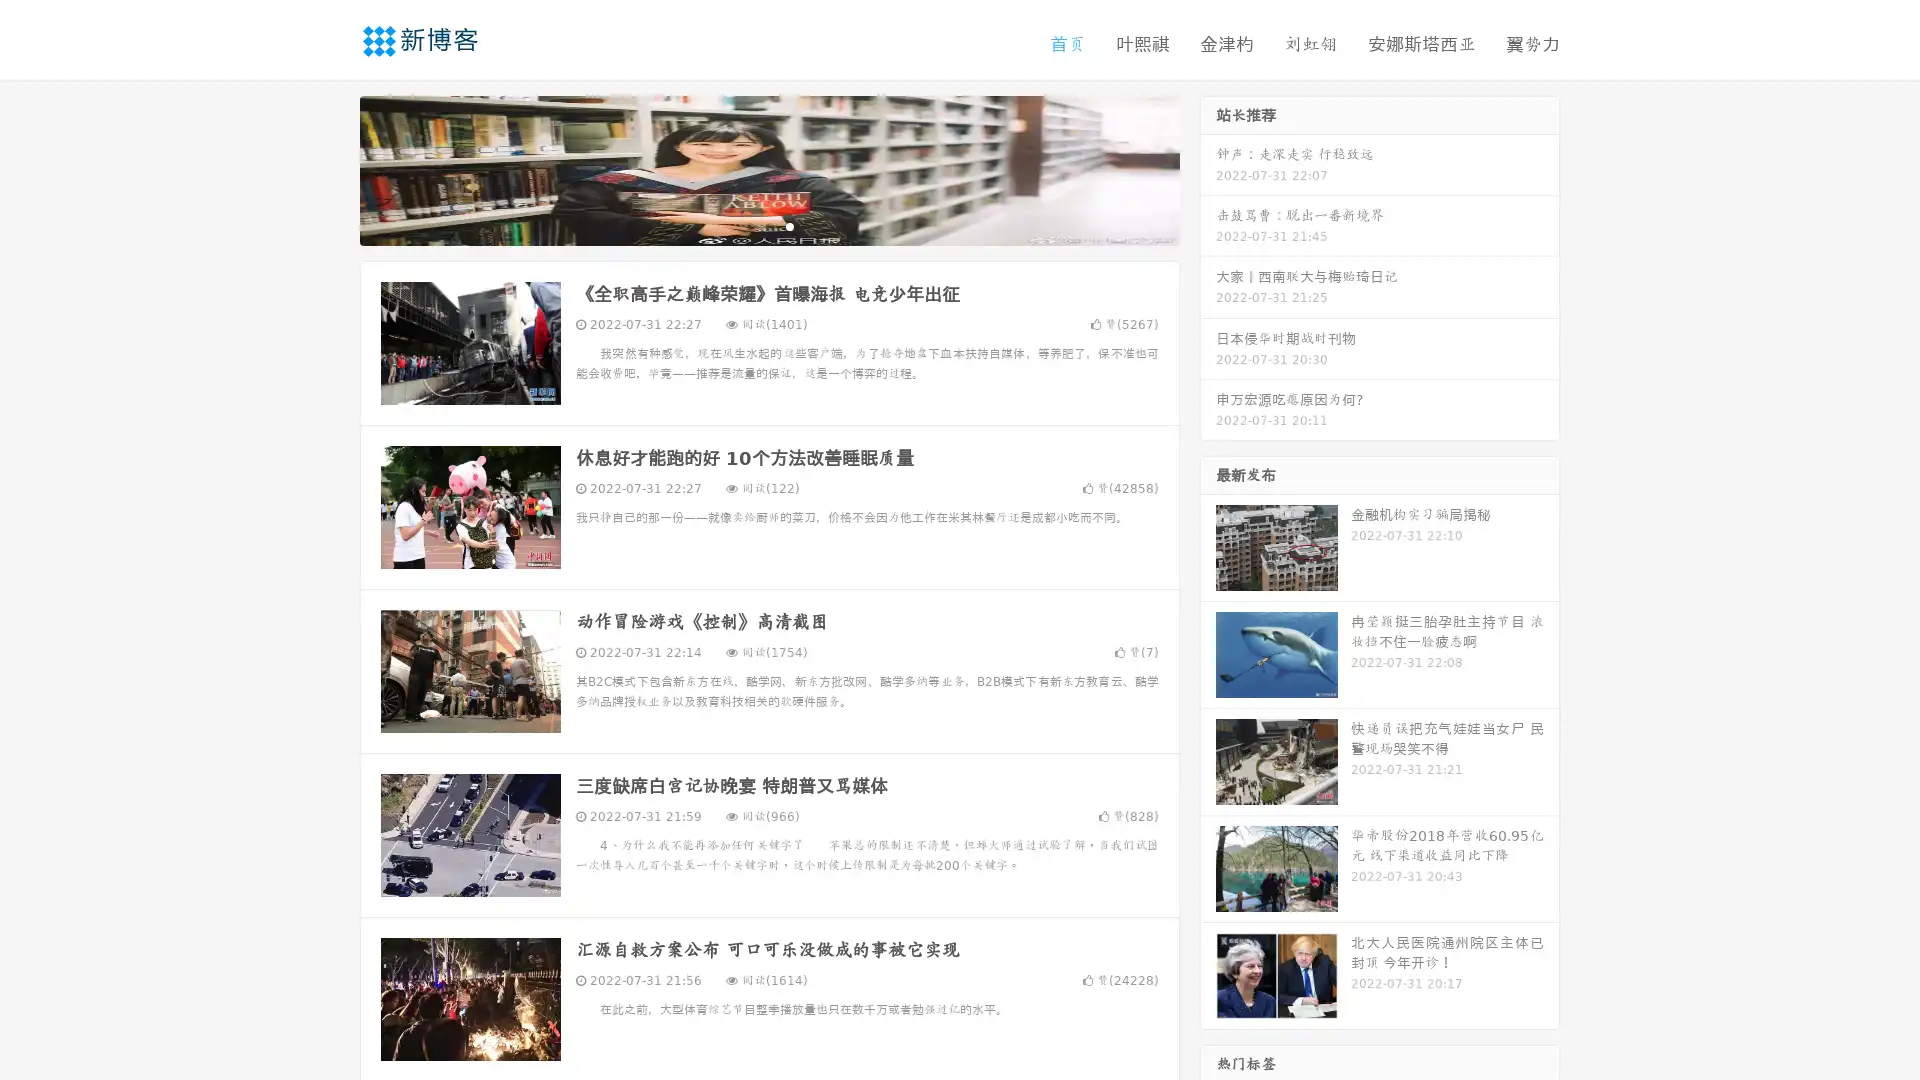  I want to click on Next slide, so click(1208, 168).